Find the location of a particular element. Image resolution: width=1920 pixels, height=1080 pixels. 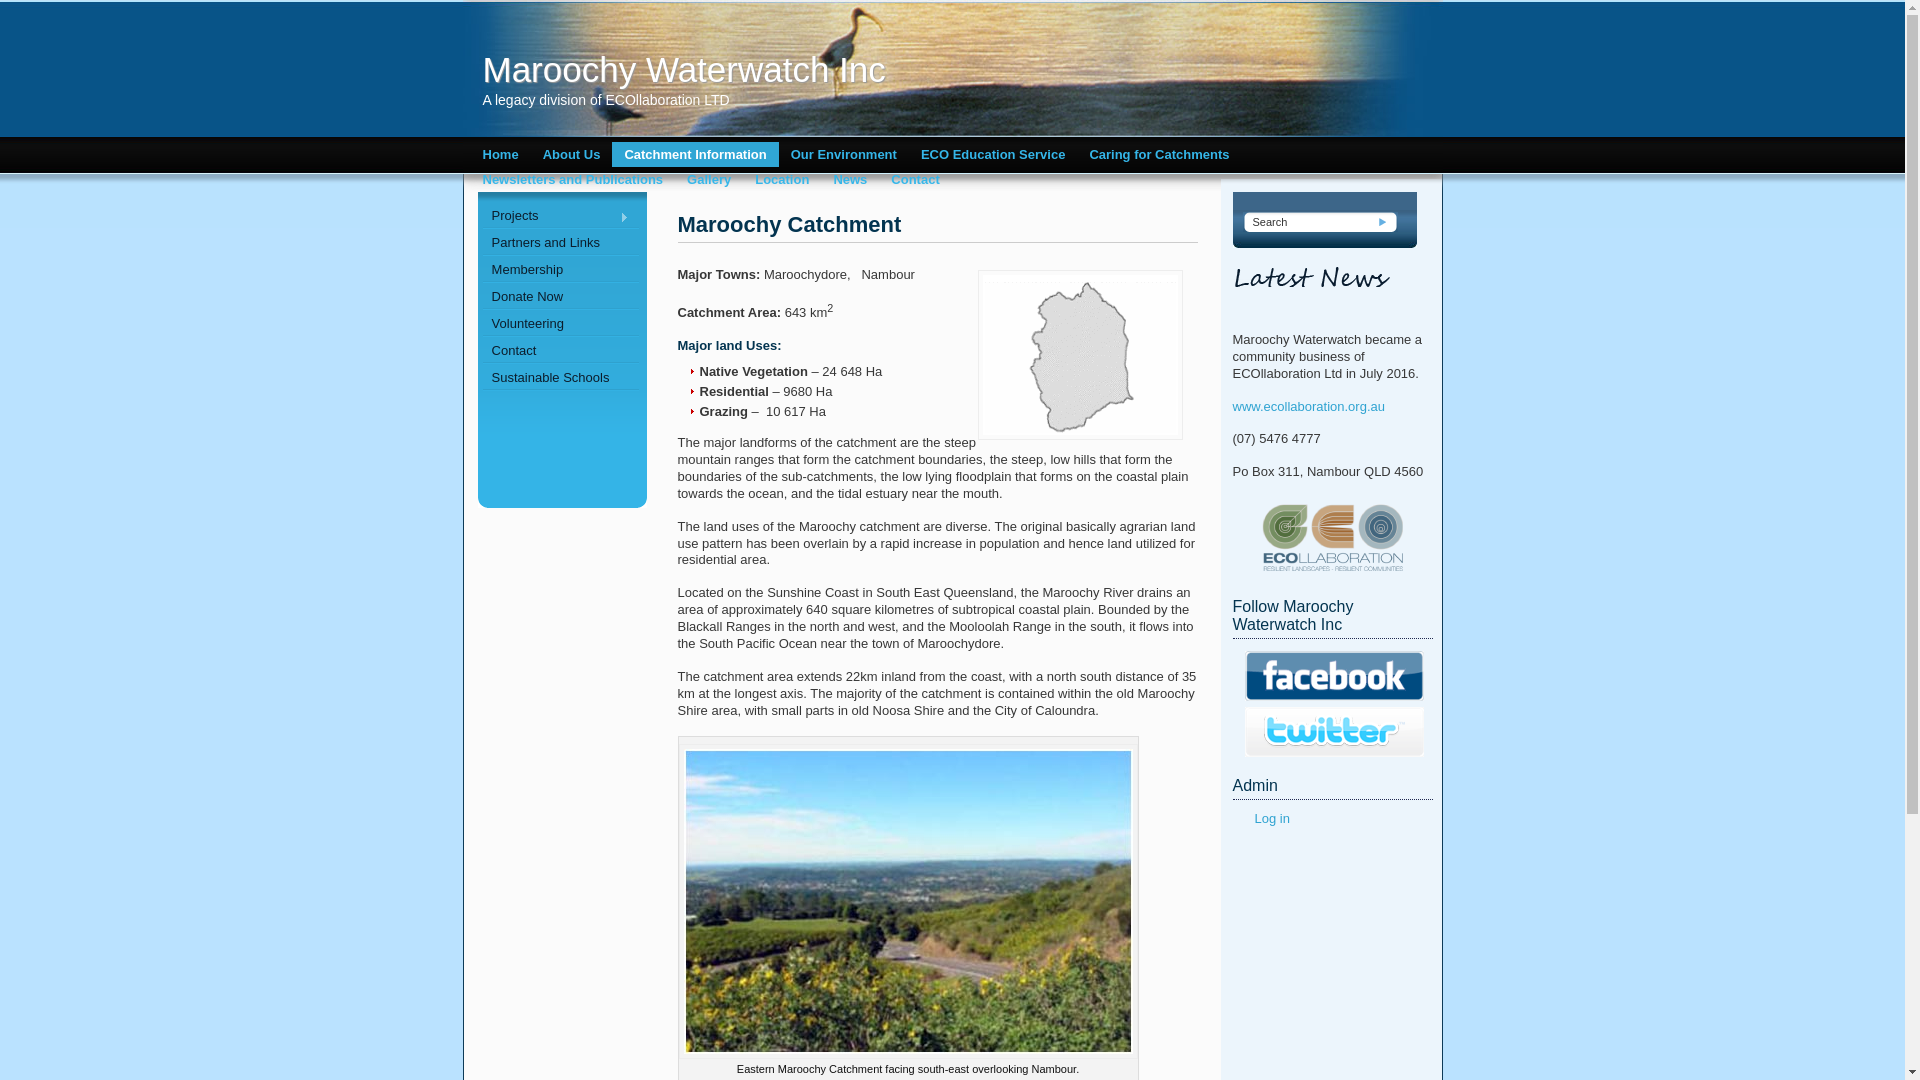

'Maroochy Catchment facing south-east overlooking Nambour' is located at coordinates (906, 901).